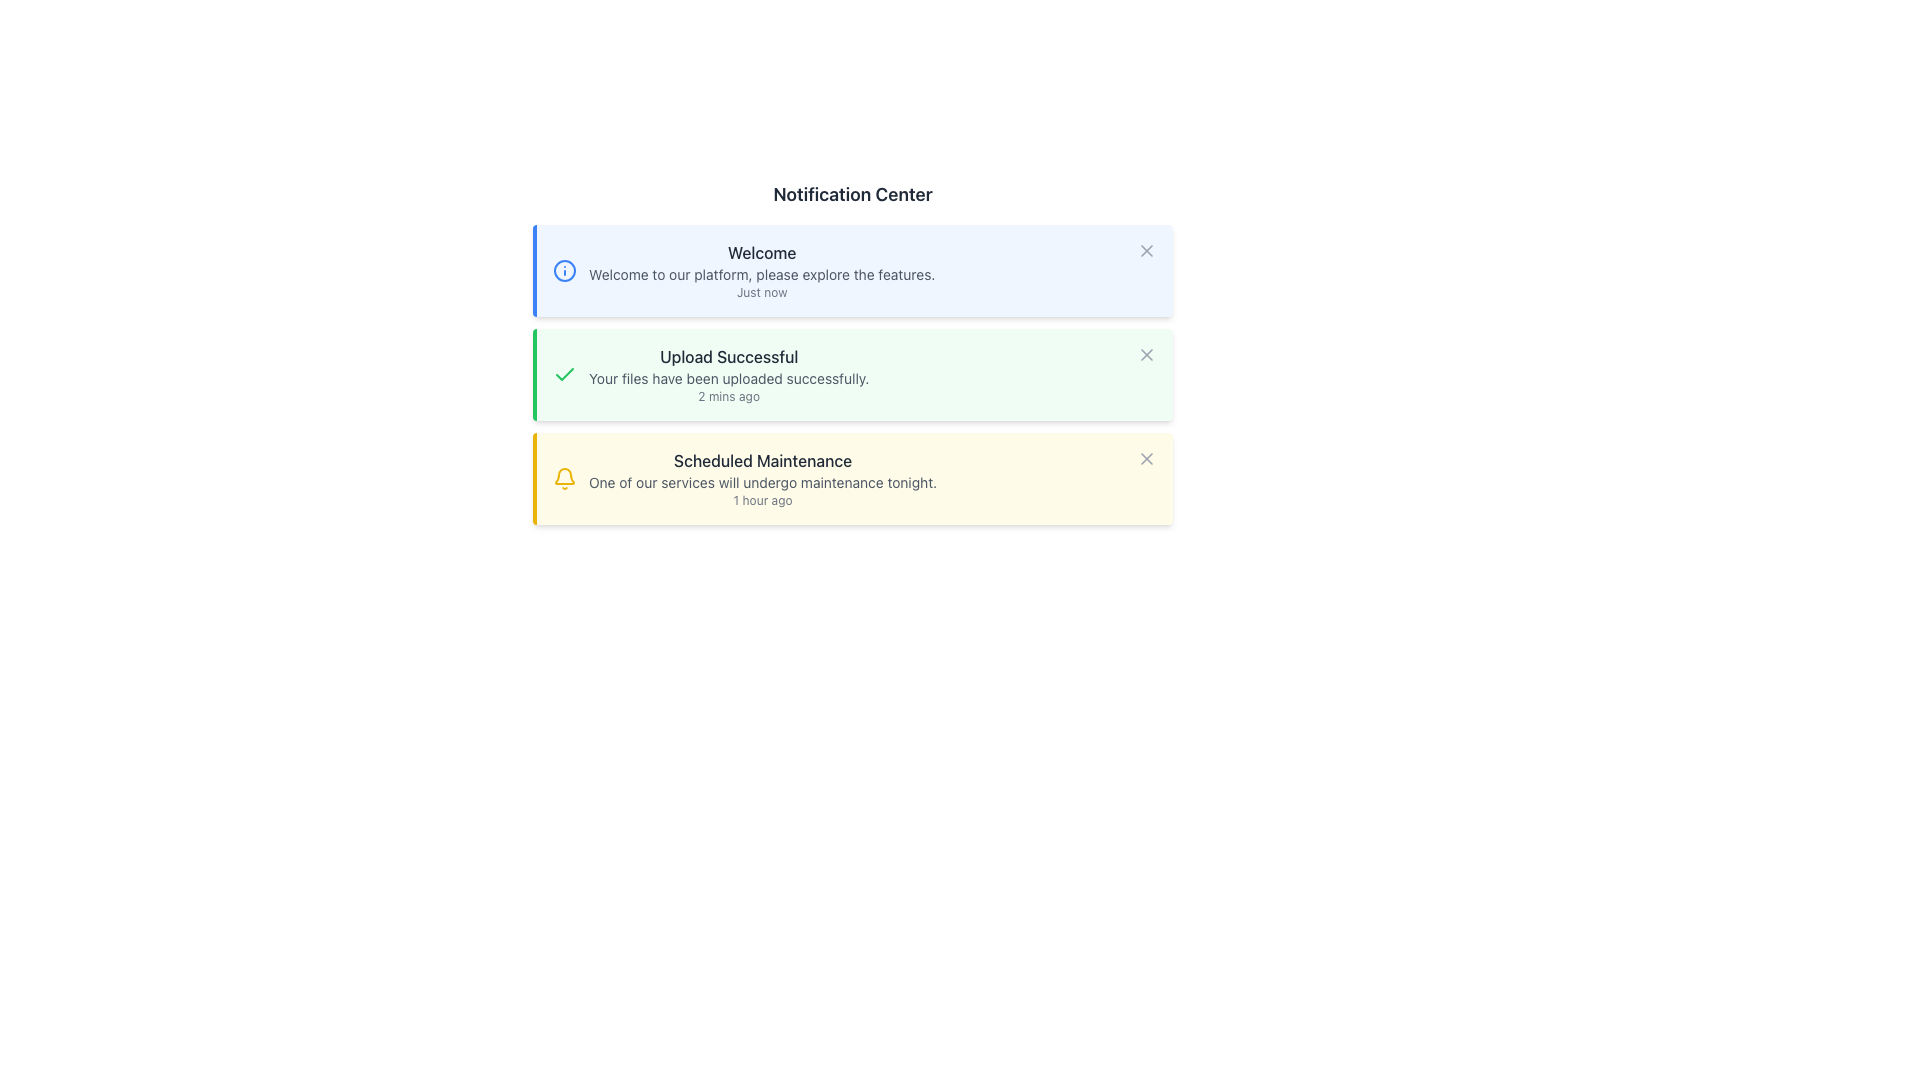 The height and width of the screenshot is (1080, 1920). Describe the element at coordinates (564, 374) in the screenshot. I see `the visual confirmation icon located at the top-left corner of the 'Upload Successful' notification card, adjacent to the title text` at that location.